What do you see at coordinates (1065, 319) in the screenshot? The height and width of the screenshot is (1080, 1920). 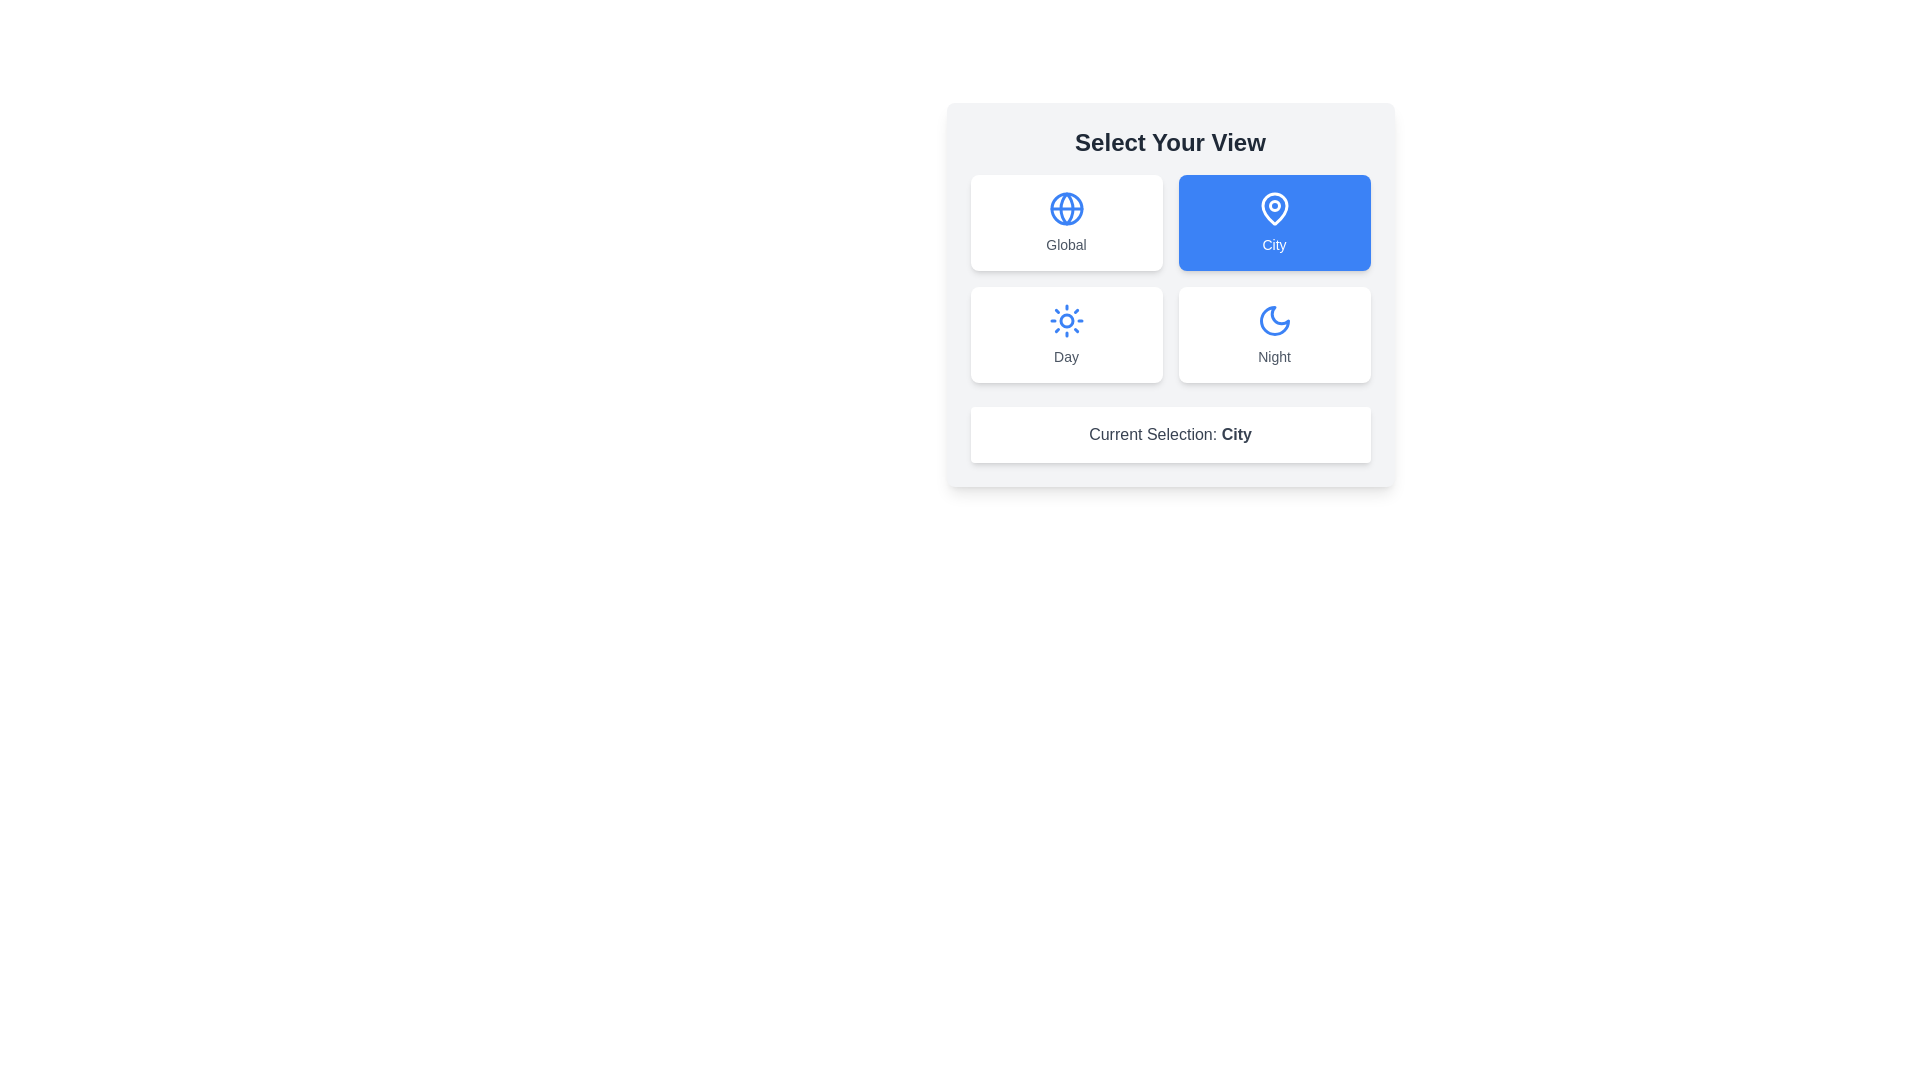 I see `the blue sun icon` at bounding box center [1065, 319].